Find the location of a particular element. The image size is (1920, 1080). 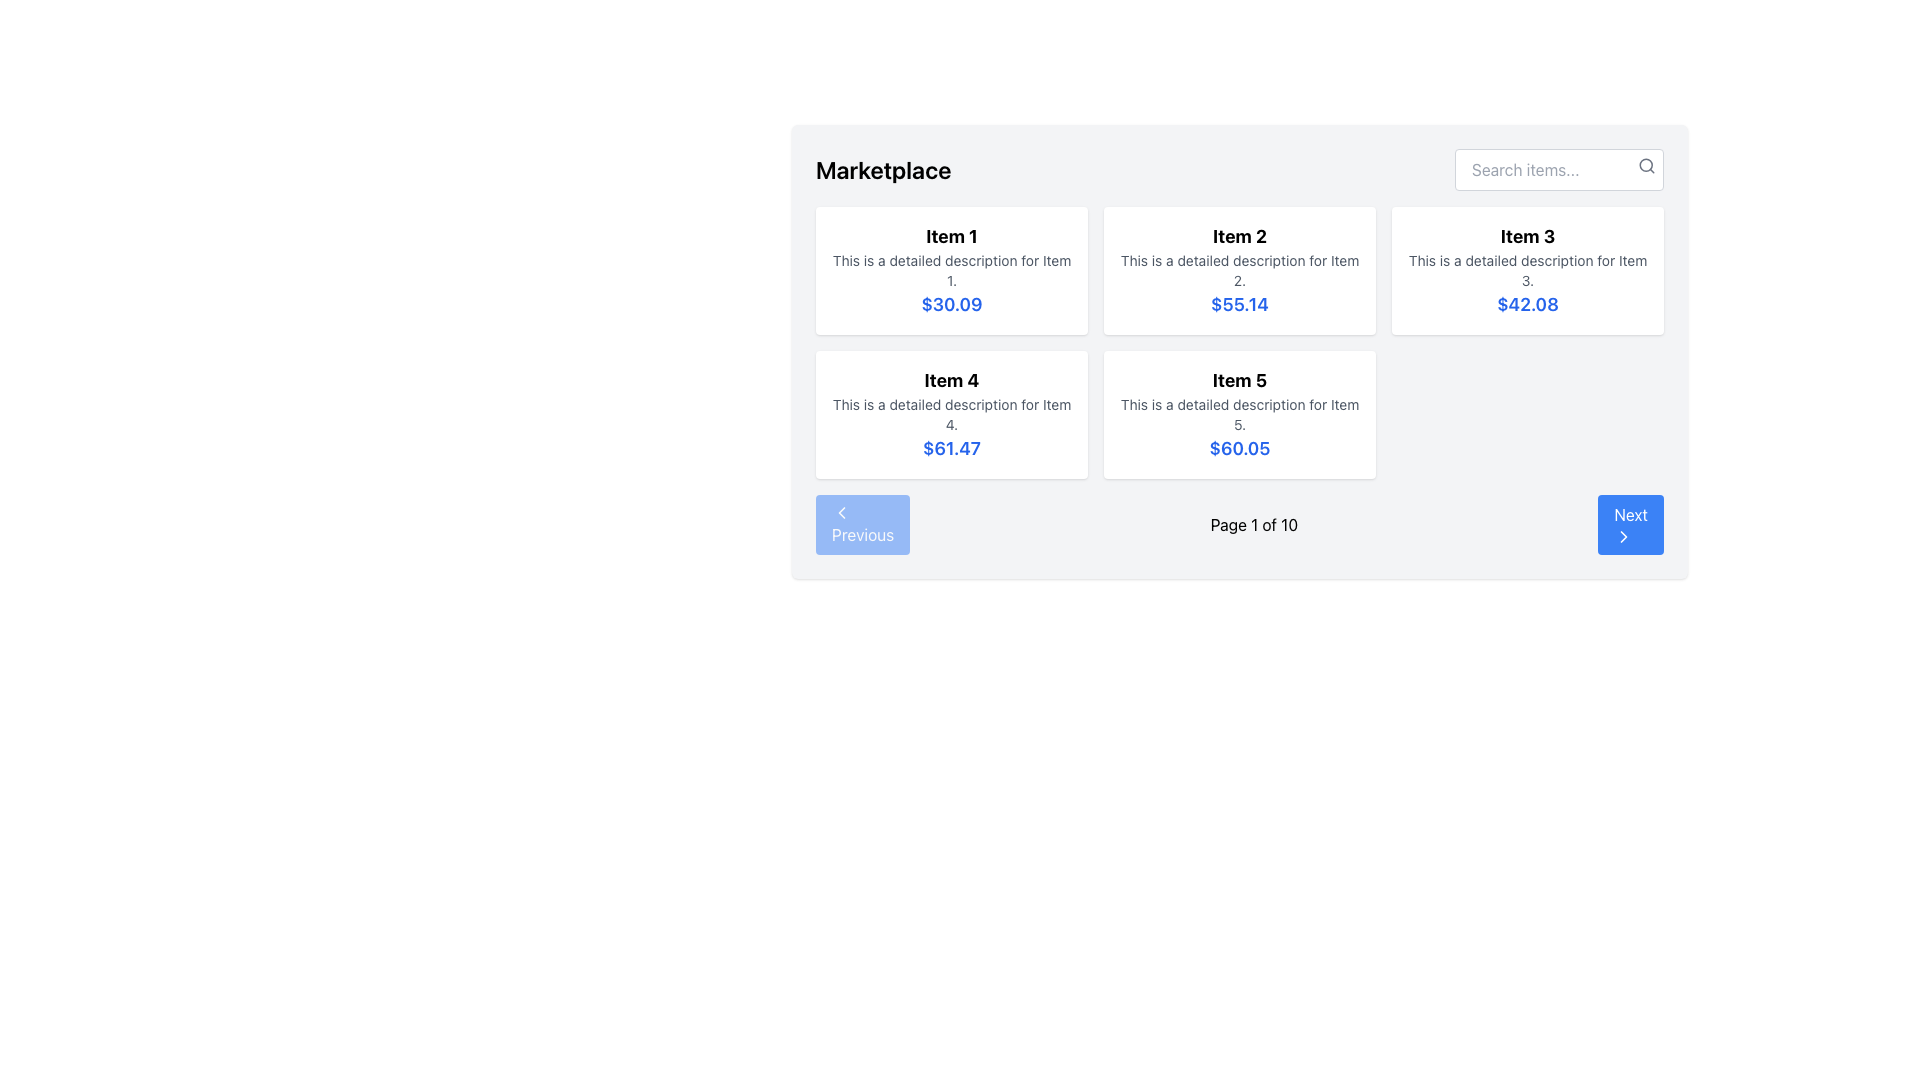

details of the Card Component displaying 'Item 1' with a price of '$30.09' located in the top-left corner of the grid layout is located at coordinates (950, 270).